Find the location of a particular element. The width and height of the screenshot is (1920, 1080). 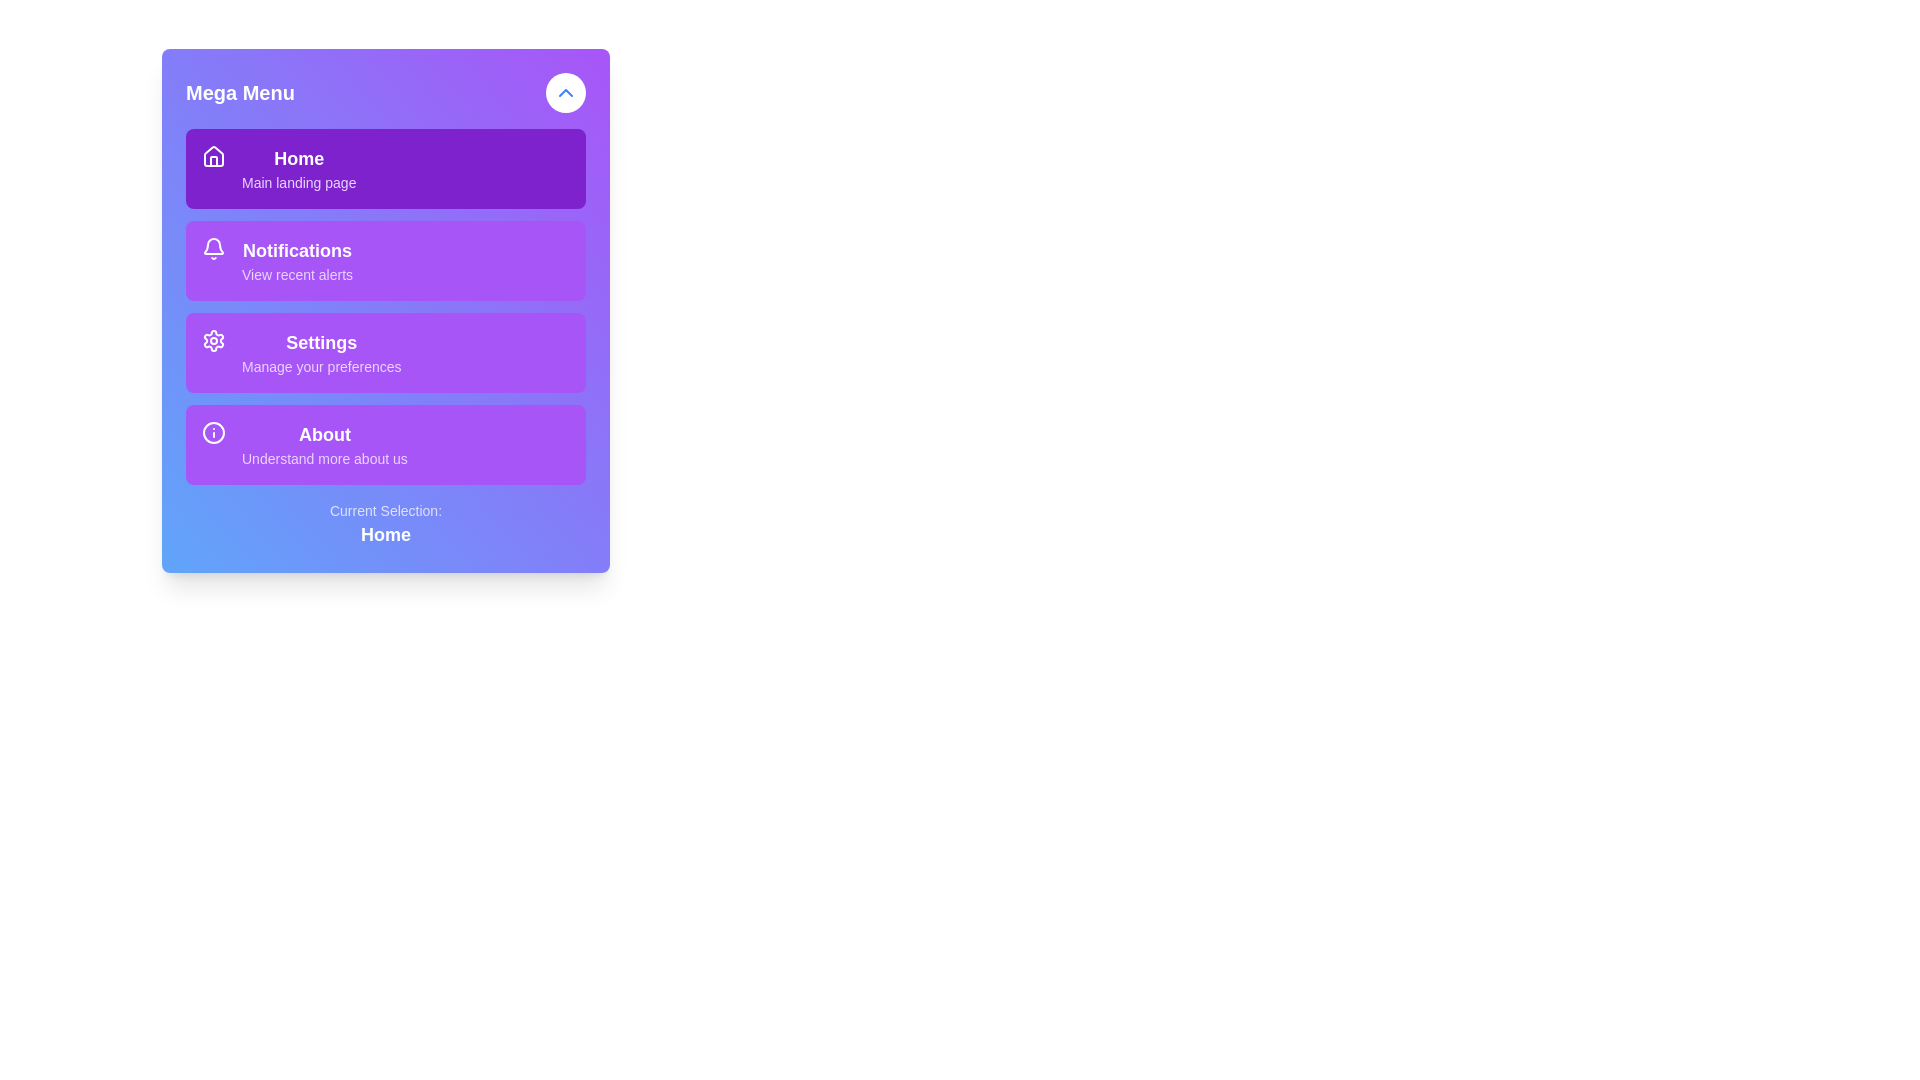

the 'Home' icon located in the left segment of the first menu option, which is represented by a house symbol, in its context within the menu interface is located at coordinates (214, 154).